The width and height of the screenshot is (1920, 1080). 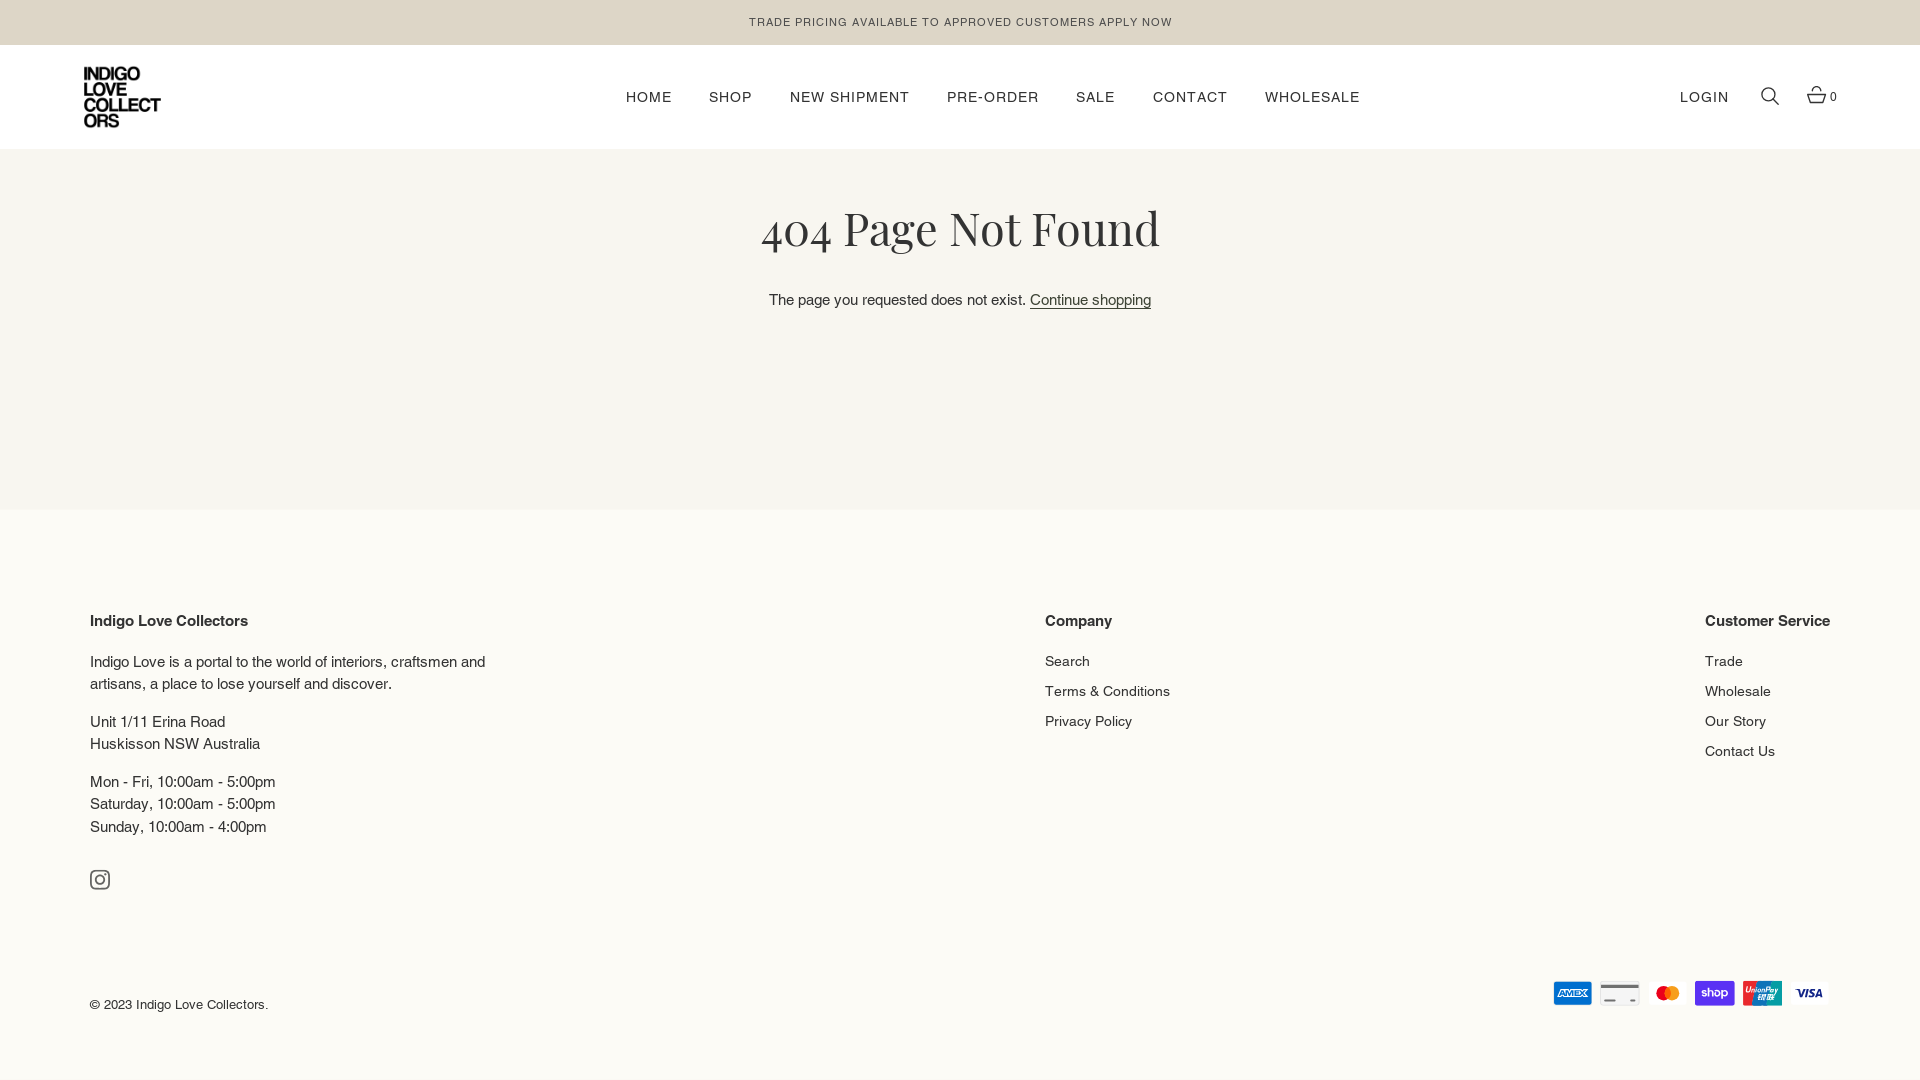 I want to click on 'CONTACT', so click(x=1137, y=97).